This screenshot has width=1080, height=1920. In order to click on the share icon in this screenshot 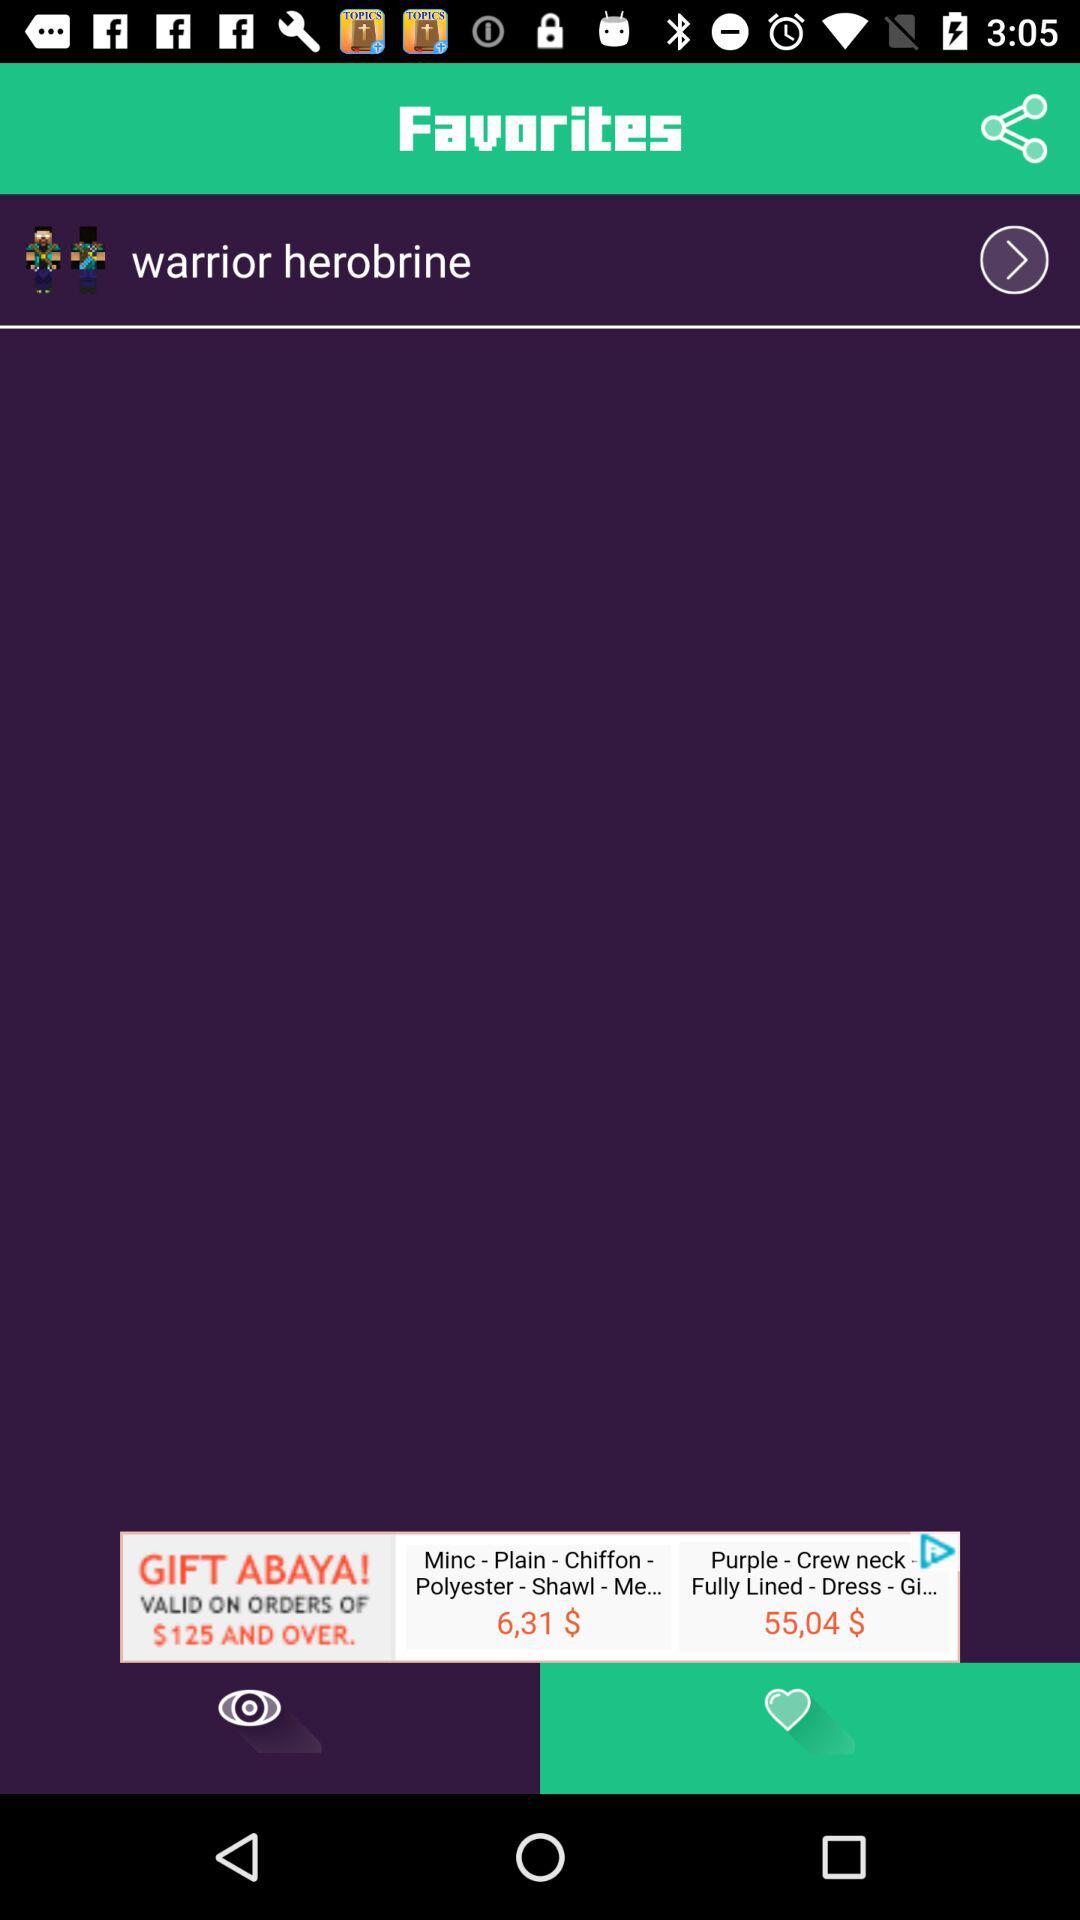, I will do `click(1014, 127)`.